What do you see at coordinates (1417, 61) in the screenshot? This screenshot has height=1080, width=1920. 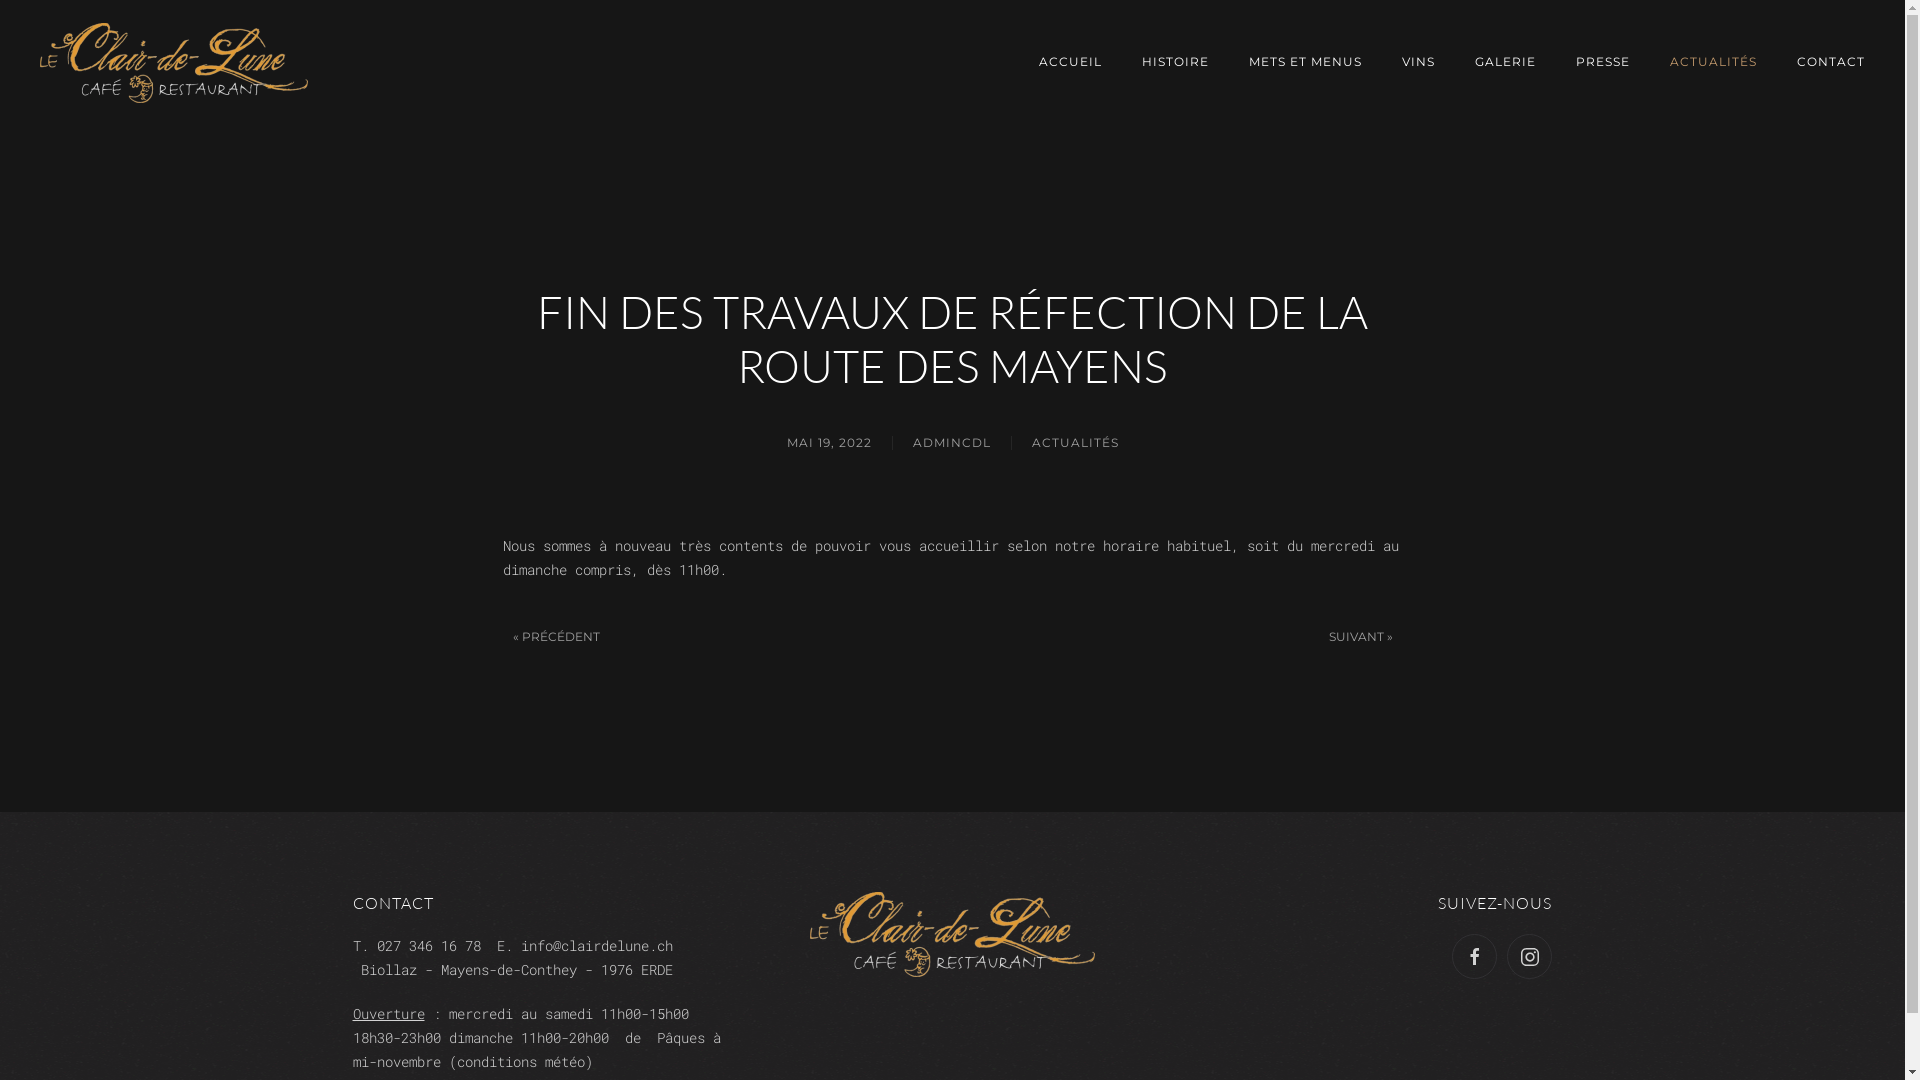 I see `'VINS'` at bounding box center [1417, 61].